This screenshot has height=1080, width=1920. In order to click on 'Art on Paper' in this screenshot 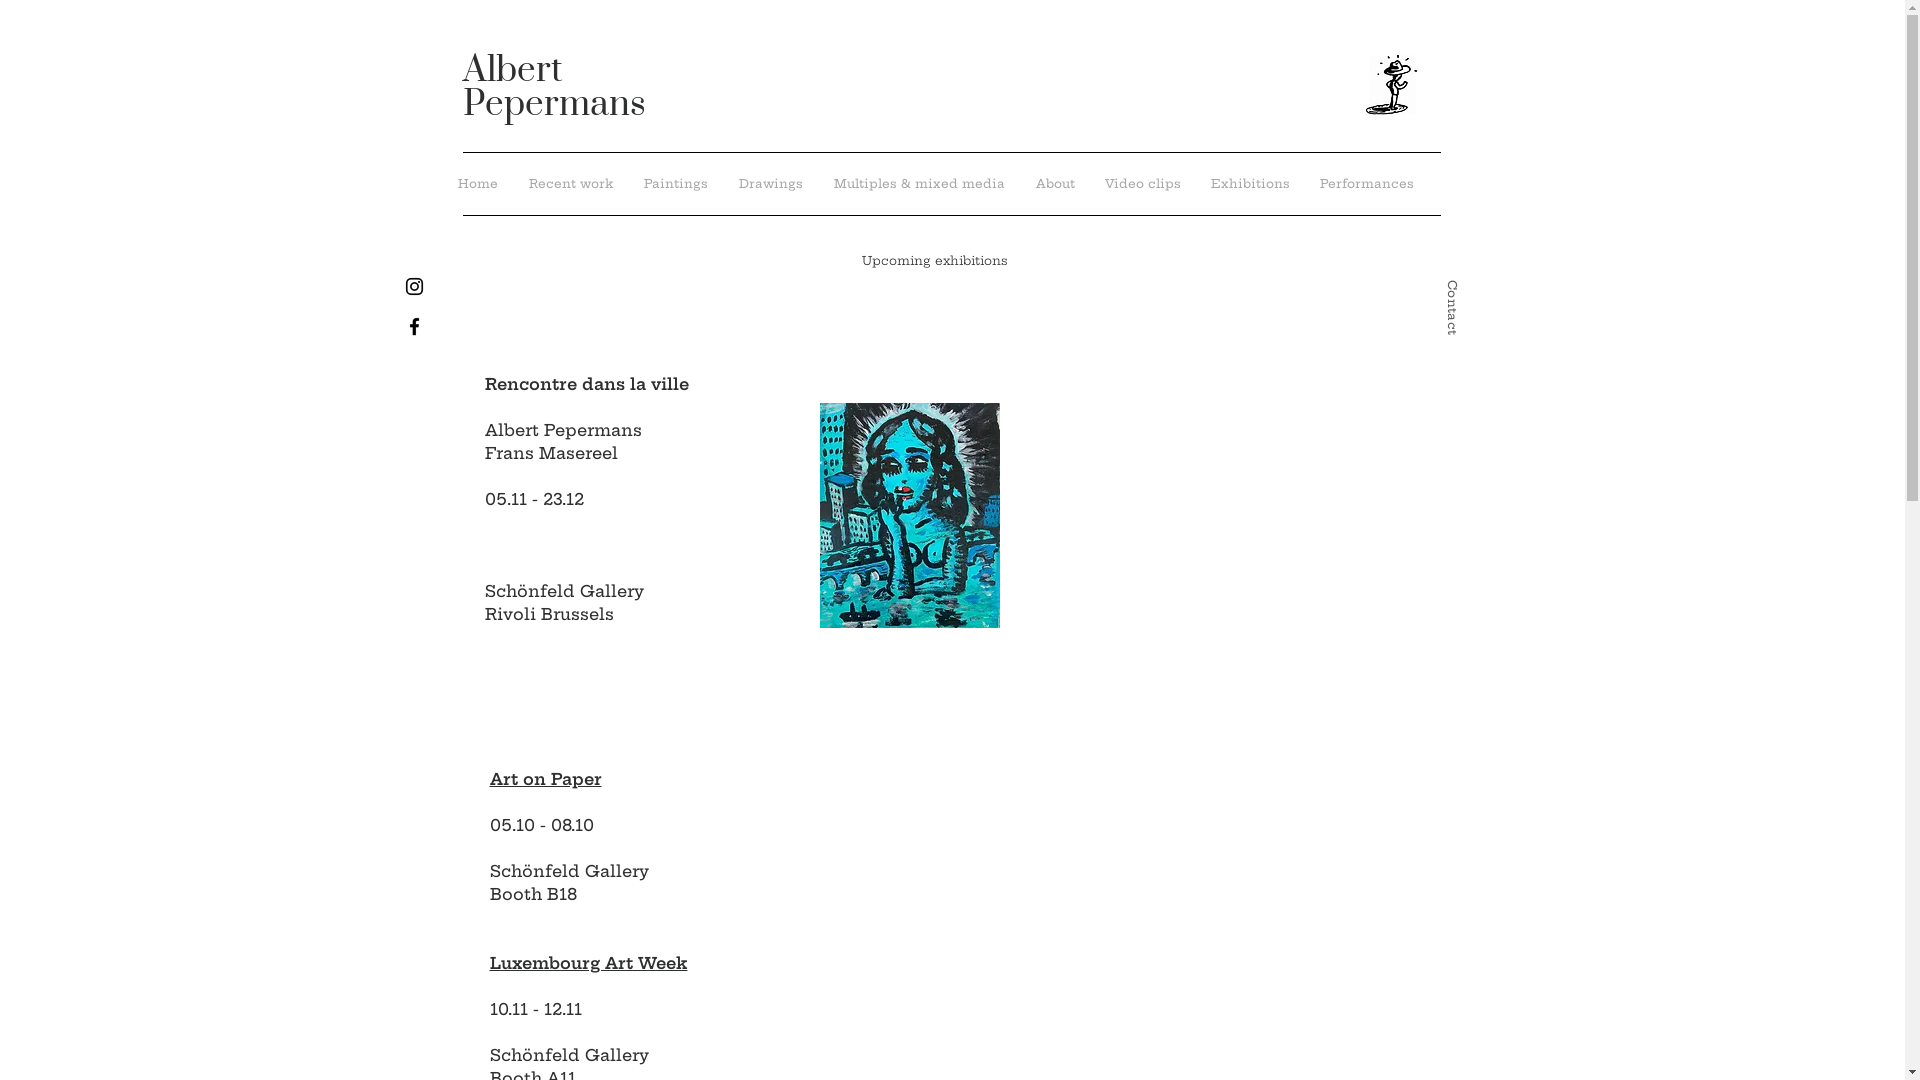, I will do `click(489, 778)`.